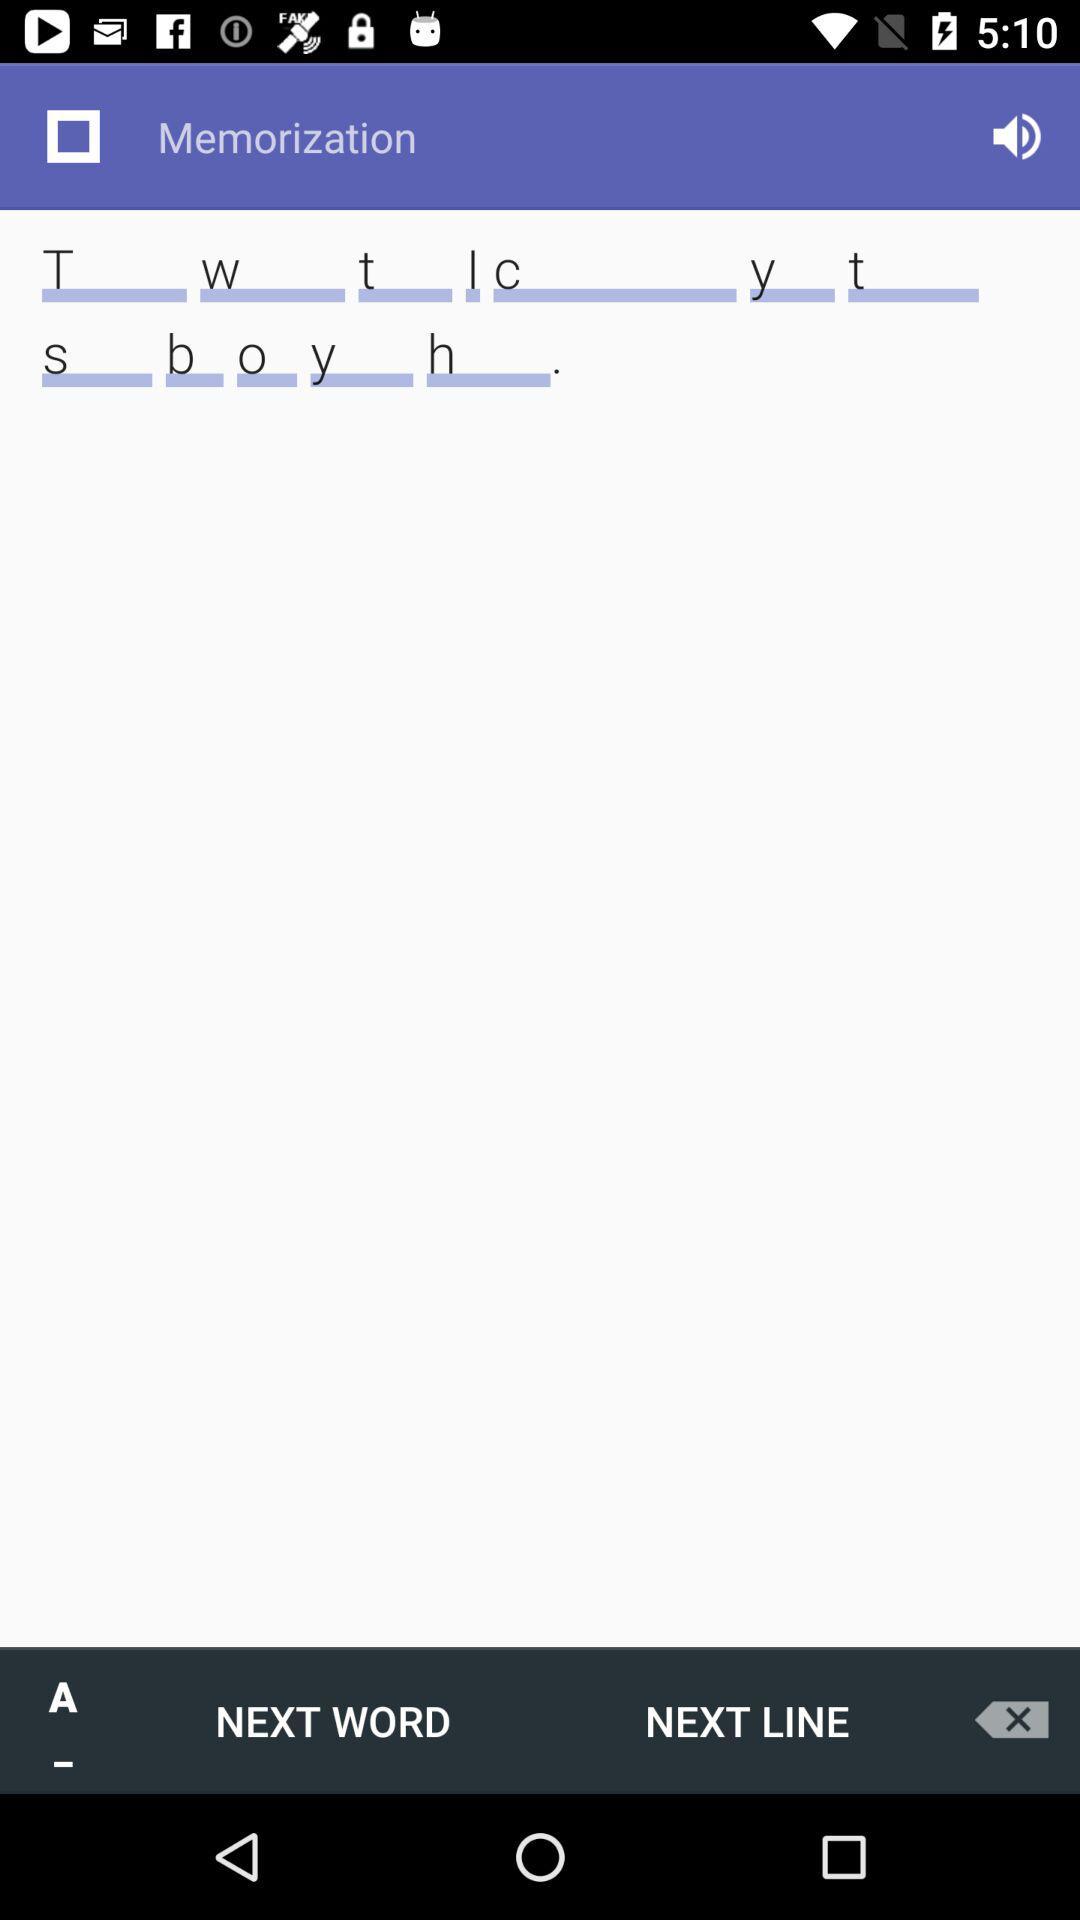  What do you see at coordinates (61, 1719) in the screenshot?
I see `item next to next word` at bounding box center [61, 1719].